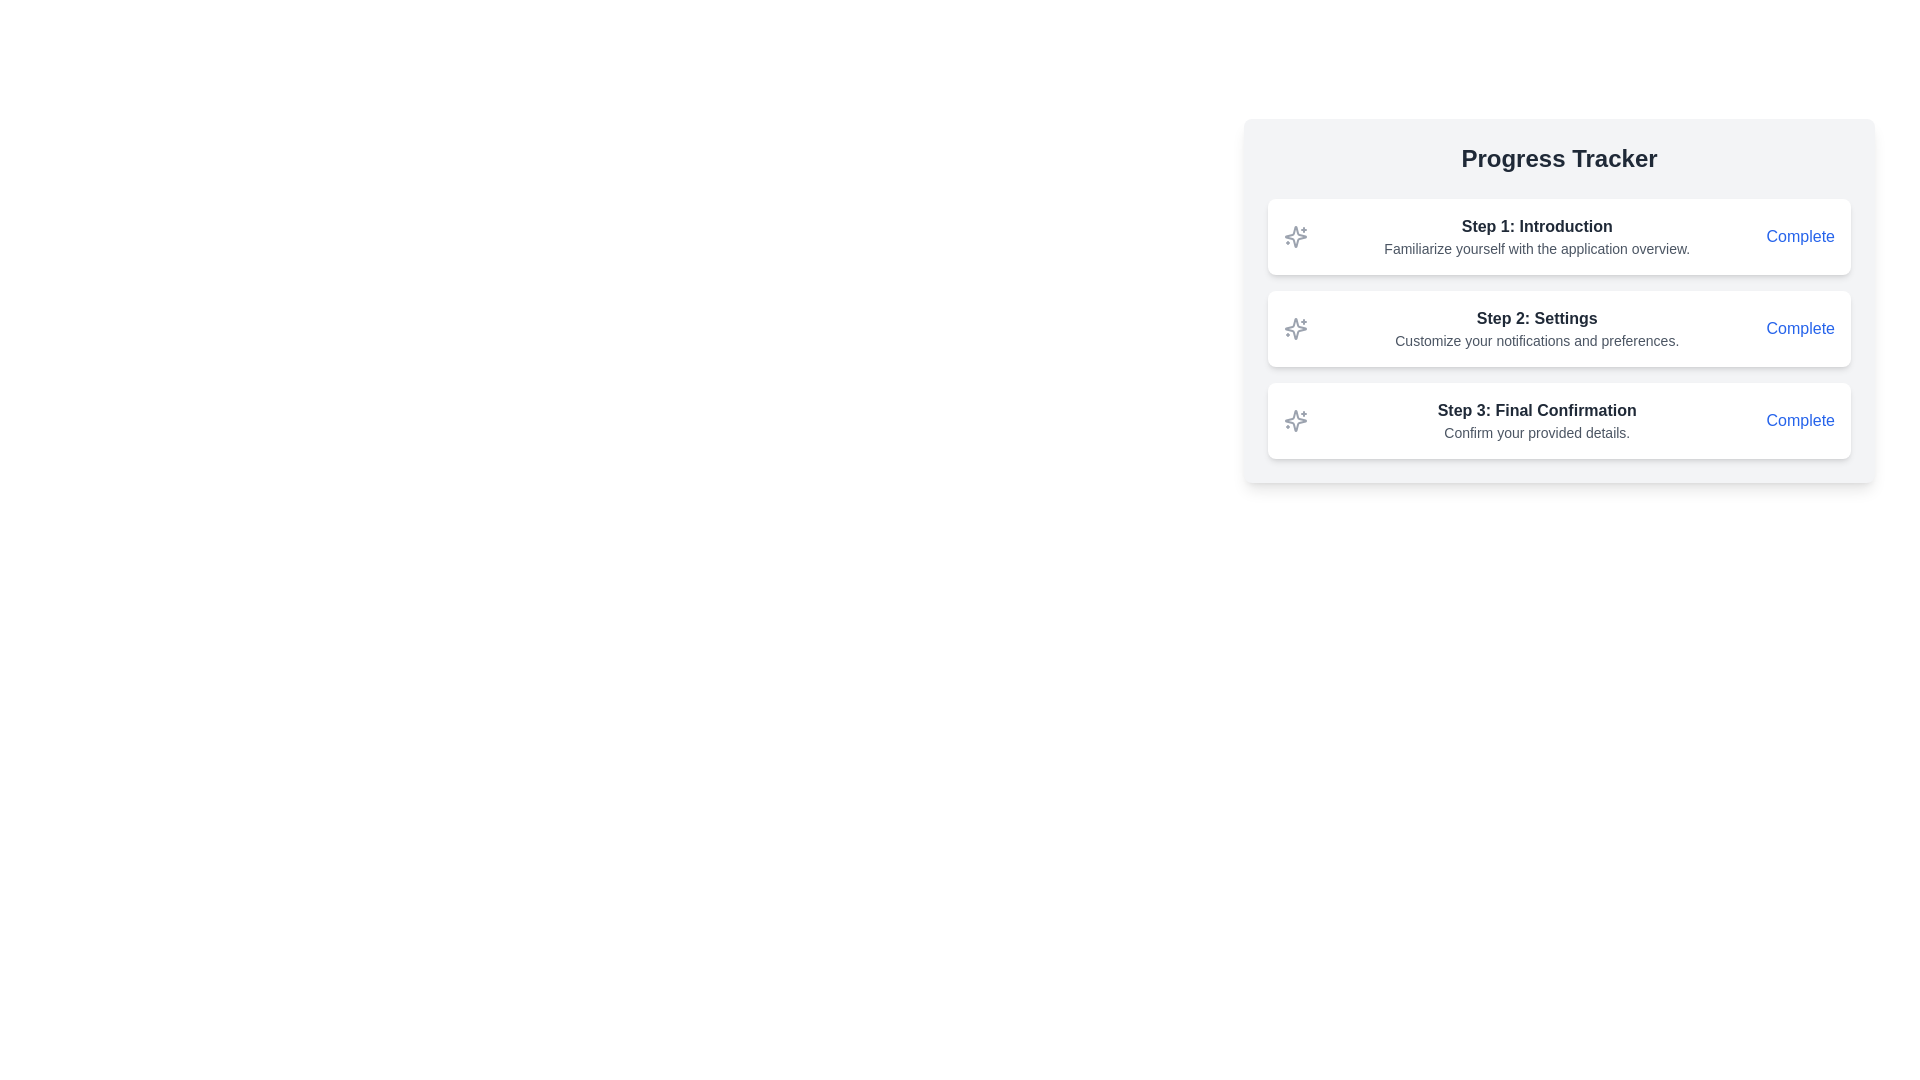 Image resolution: width=1920 pixels, height=1080 pixels. Describe the element at coordinates (1296, 235) in the screenshot. I see `the star-like icon representing 'Step 1: Introduction' in the steps tracker component` at that location.